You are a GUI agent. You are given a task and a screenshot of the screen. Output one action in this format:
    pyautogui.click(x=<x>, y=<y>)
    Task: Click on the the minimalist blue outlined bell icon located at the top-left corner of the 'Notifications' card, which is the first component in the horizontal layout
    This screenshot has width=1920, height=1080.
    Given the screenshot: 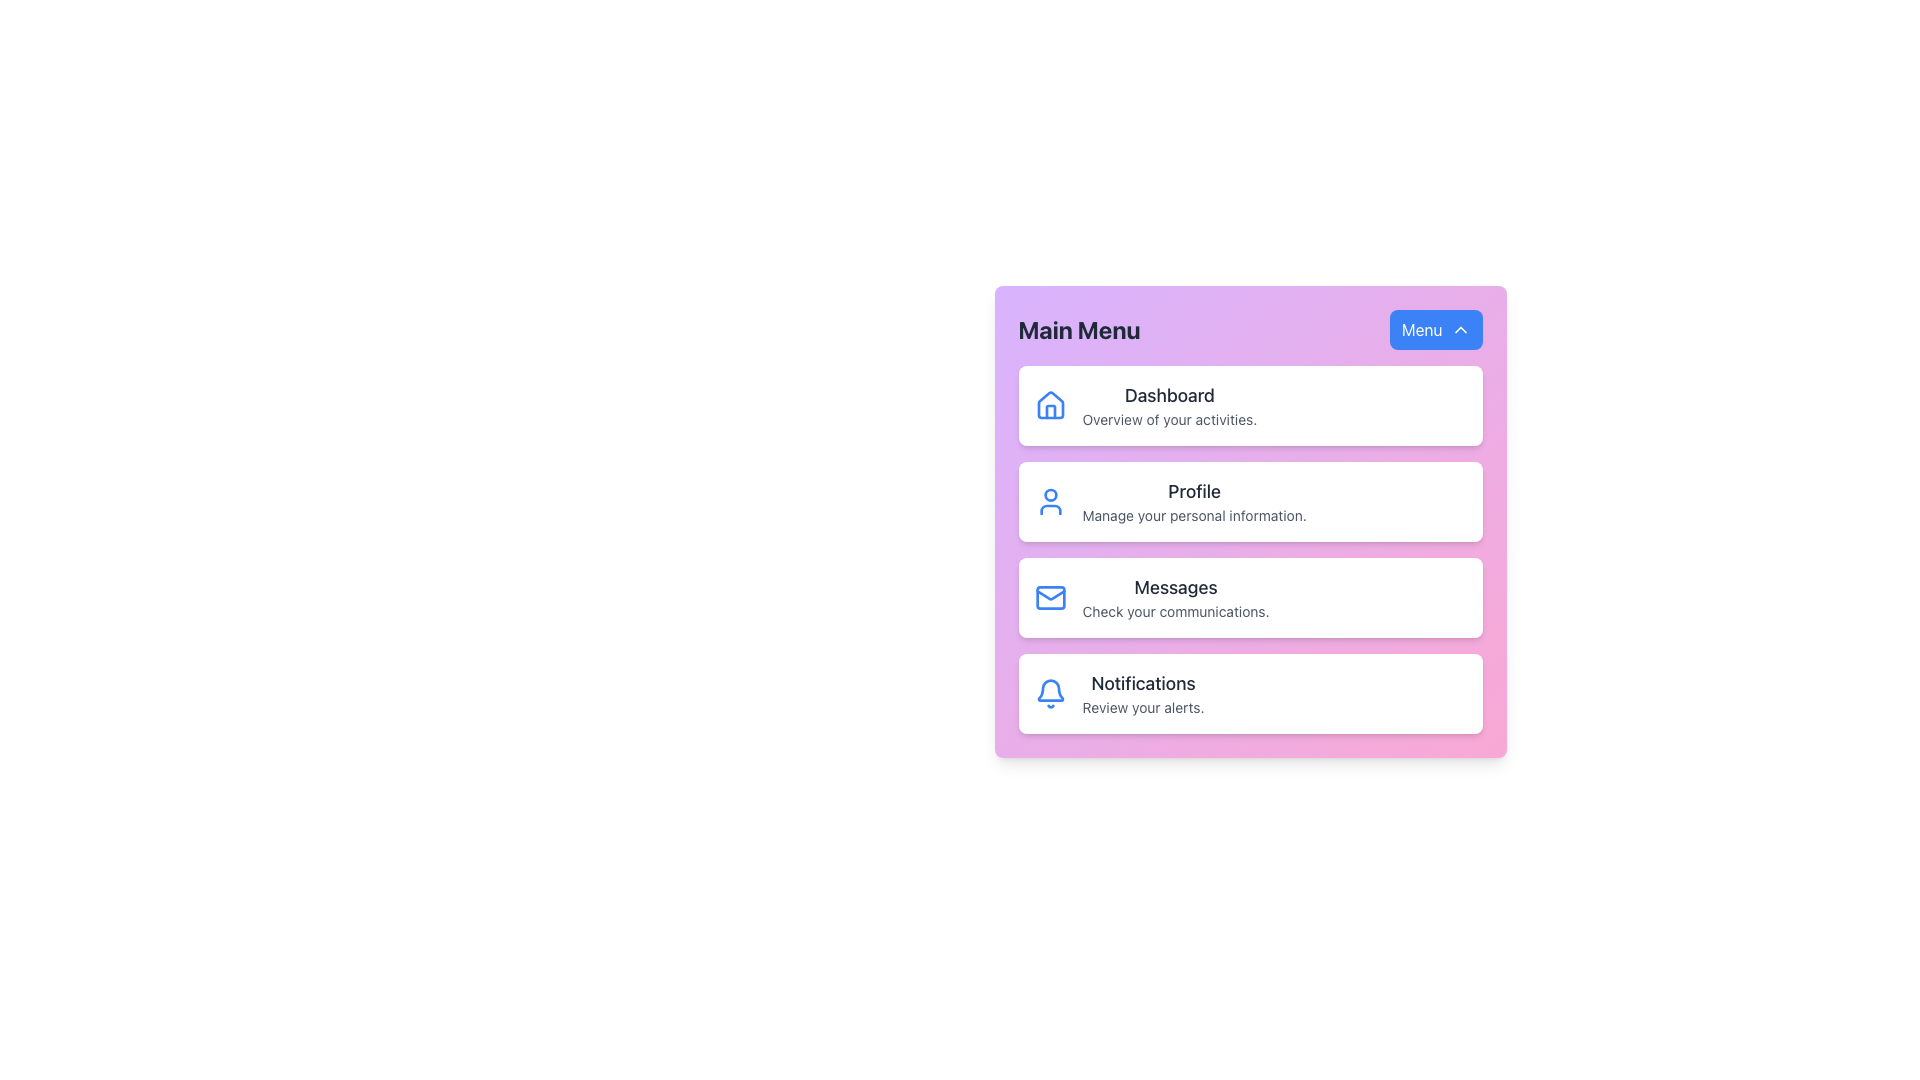 What is the action you would take?
    pyautogui.click(x=1049, y=693)
    